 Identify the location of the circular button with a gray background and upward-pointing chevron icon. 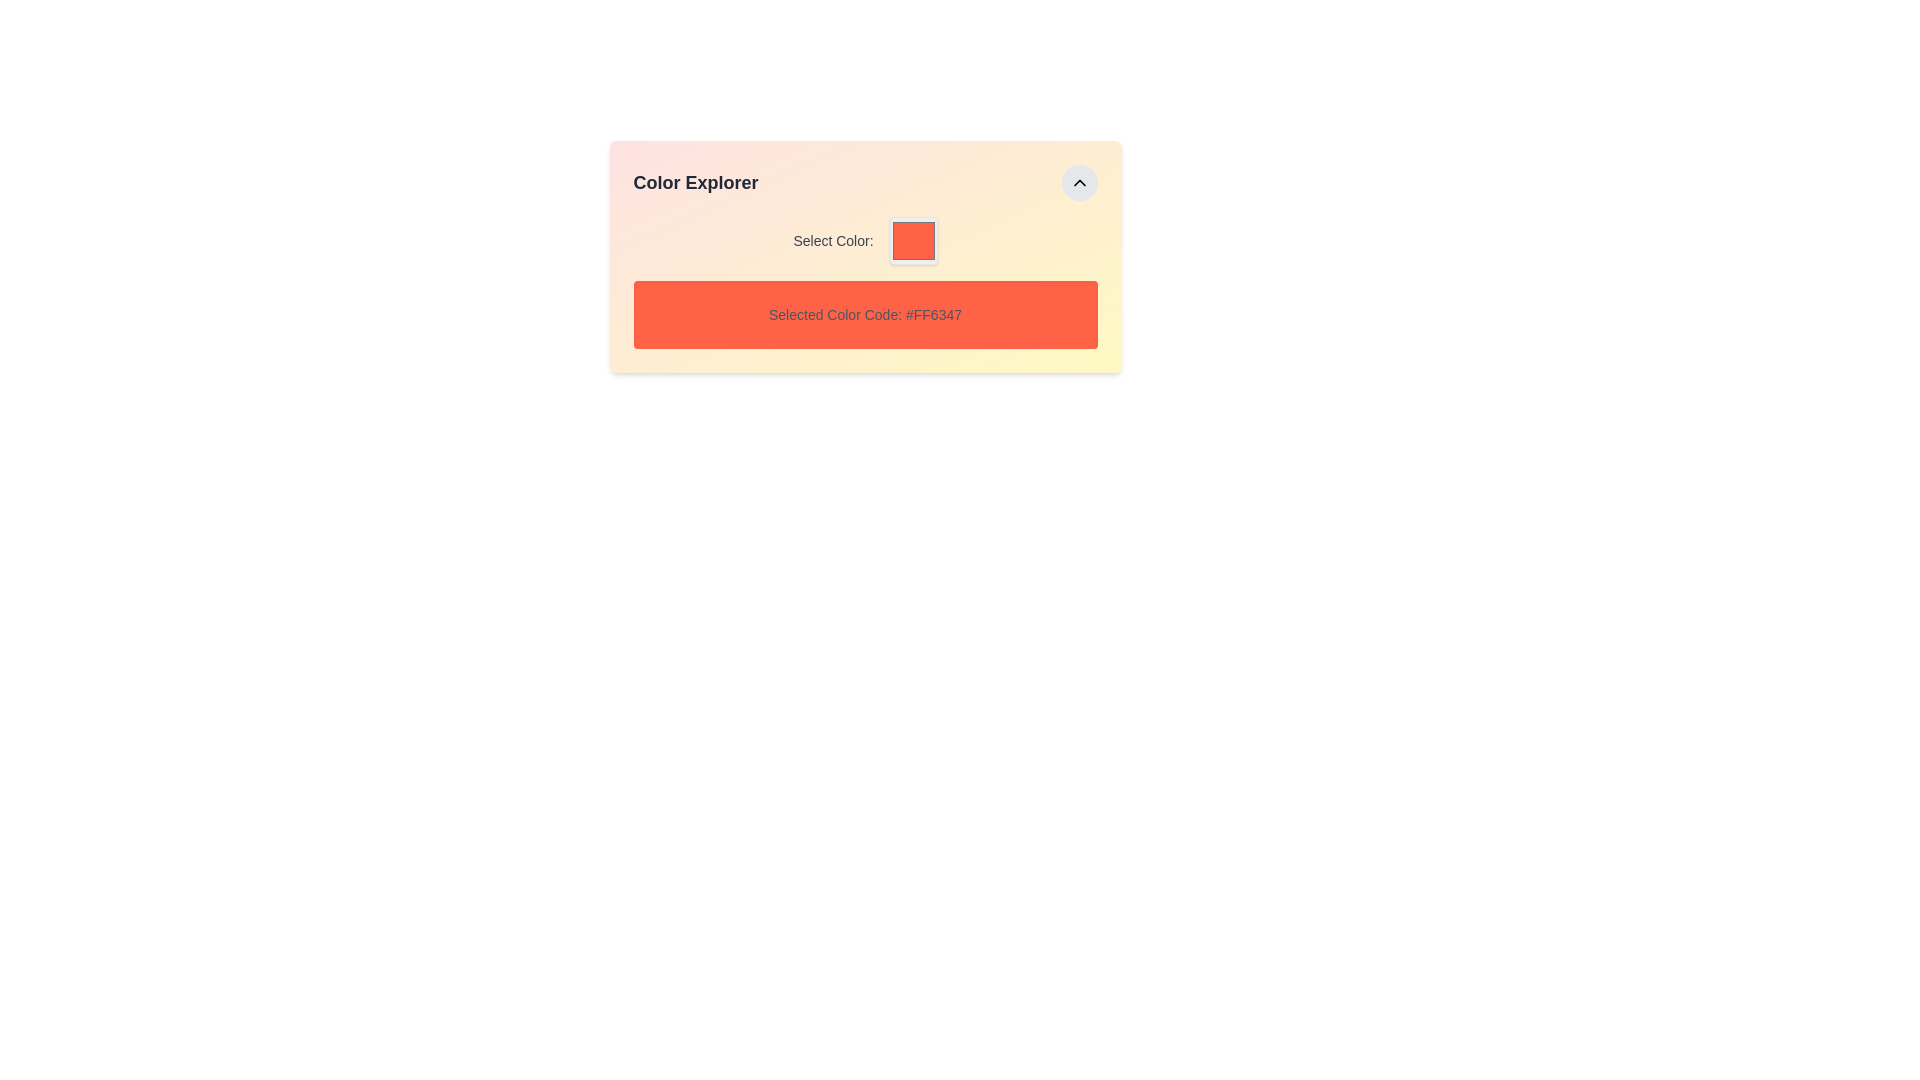
(1078, 182).